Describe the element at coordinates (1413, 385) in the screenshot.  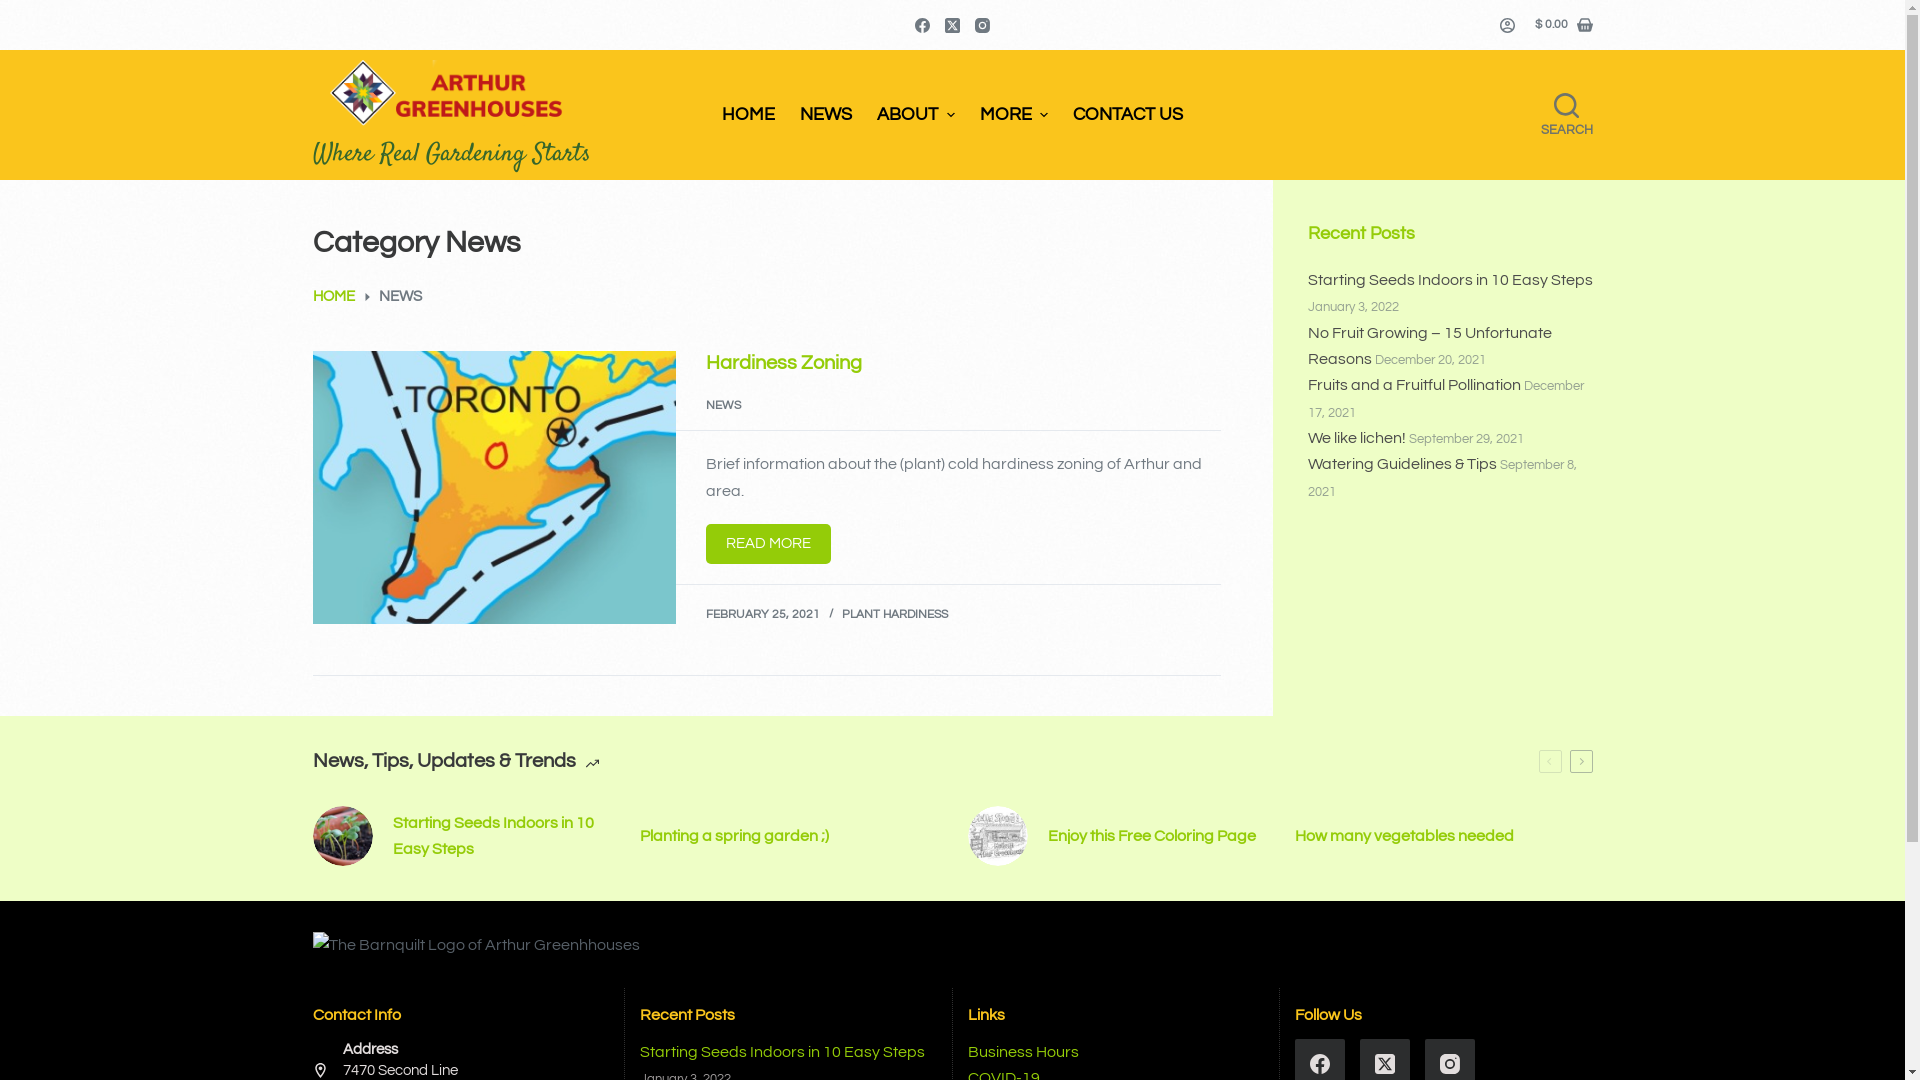
I see `'Fruits and a Fruitful Pollination'` at that location.